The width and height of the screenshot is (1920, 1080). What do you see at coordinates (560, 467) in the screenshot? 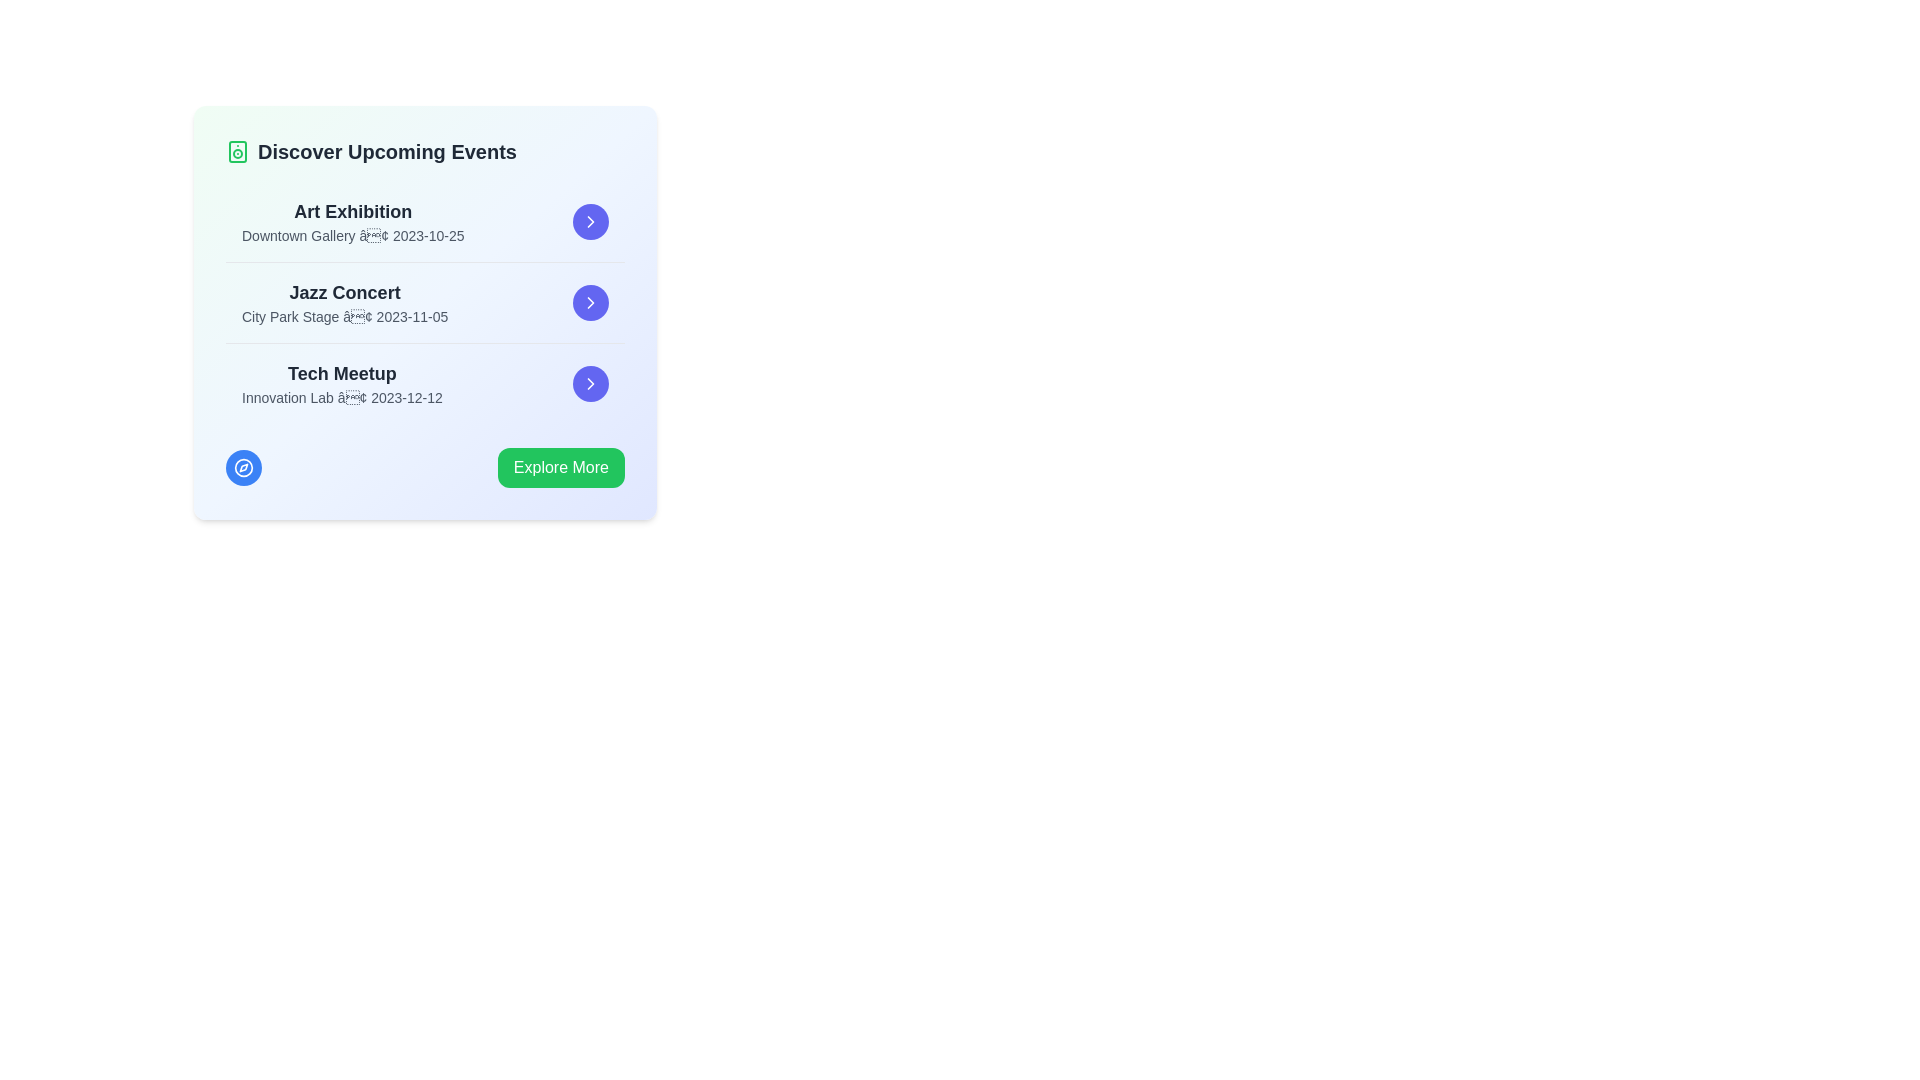
I see `the 'Explore More' button located at the bottom-right corner of the component` at bounding box center [560, 467].